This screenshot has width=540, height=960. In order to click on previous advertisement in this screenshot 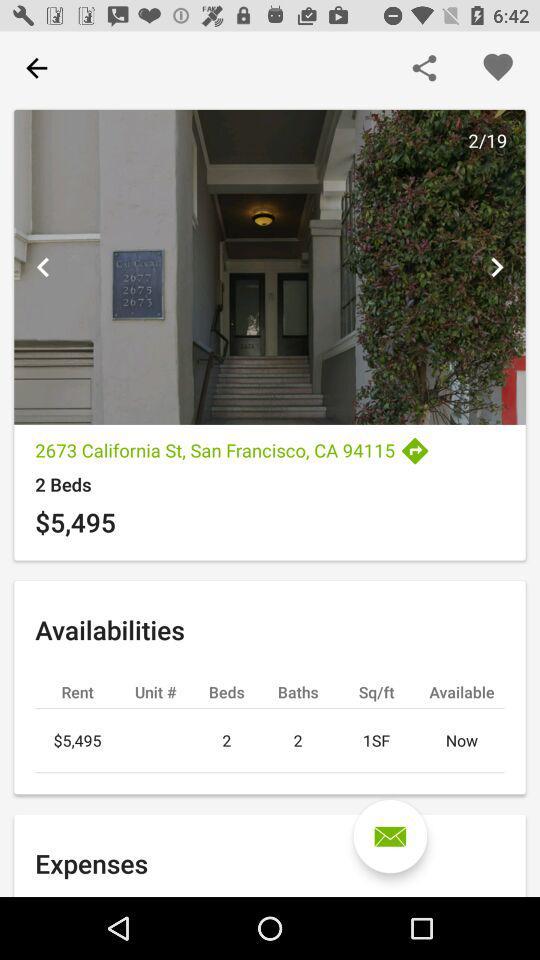, I will do `click(43, 266)`.